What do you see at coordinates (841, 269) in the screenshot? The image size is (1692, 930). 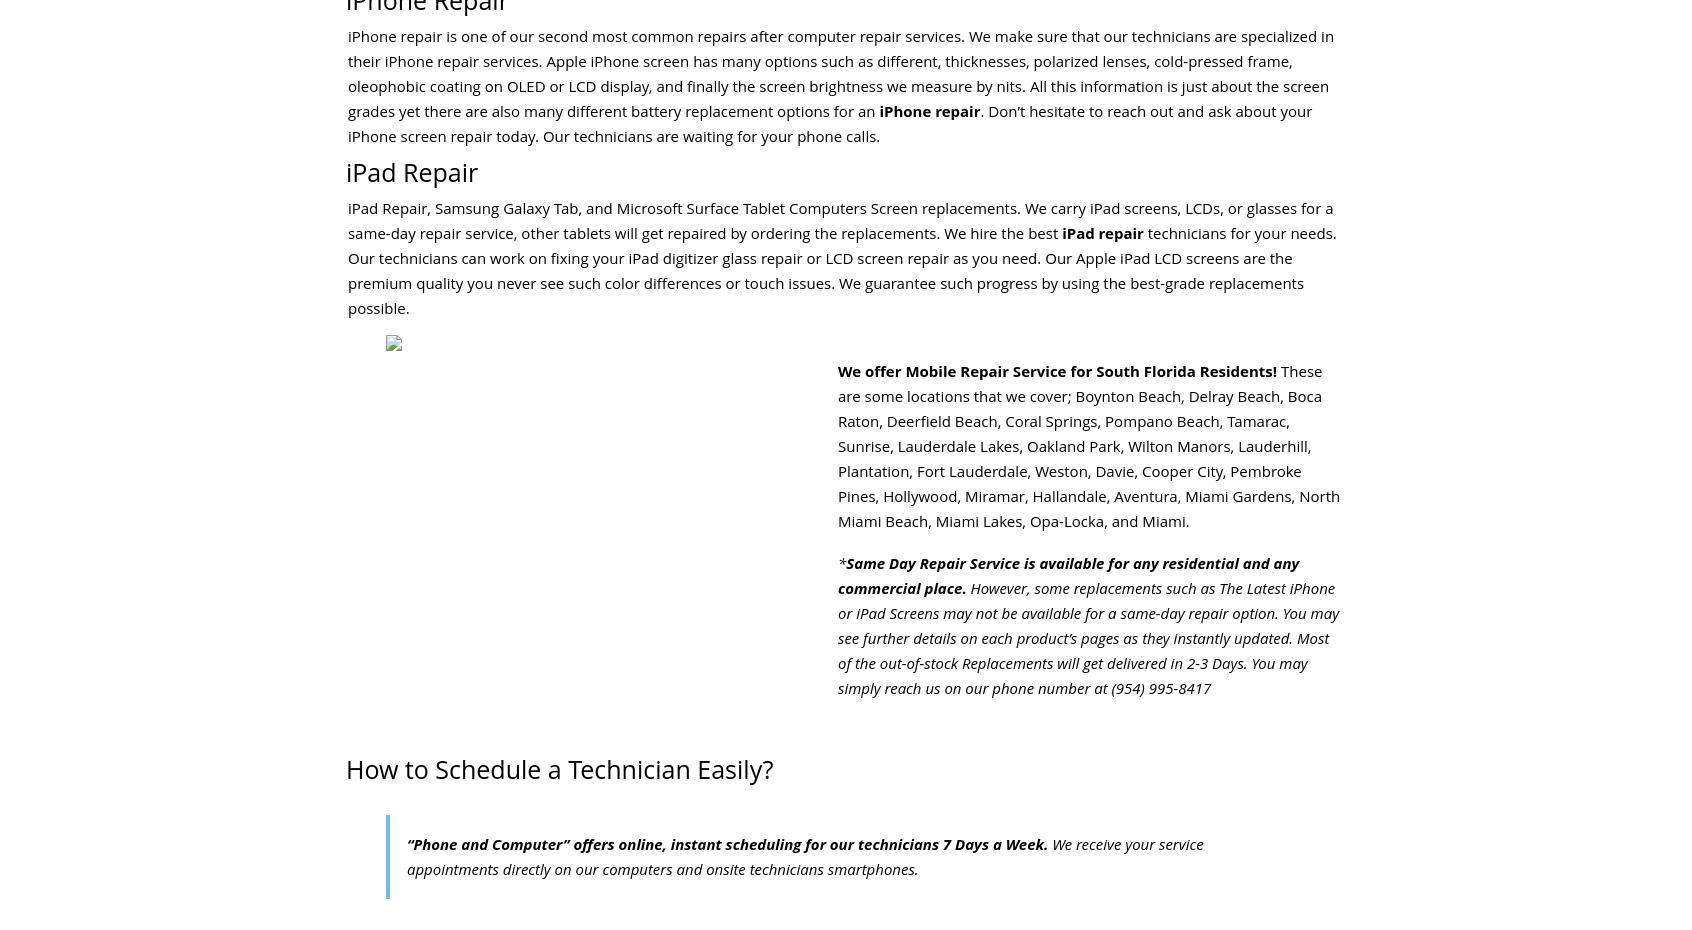 I see `'technicians for your needs. Our technicians can work on fixing your iPad digitizer glass repair or LCD screen repair as you need. Our Apple iPad LCD screens are the premium quality you never see such color differences or touch issues. We guarantee such progress by using the best-grade replacements possible.'` at bounding box center [841, 269].